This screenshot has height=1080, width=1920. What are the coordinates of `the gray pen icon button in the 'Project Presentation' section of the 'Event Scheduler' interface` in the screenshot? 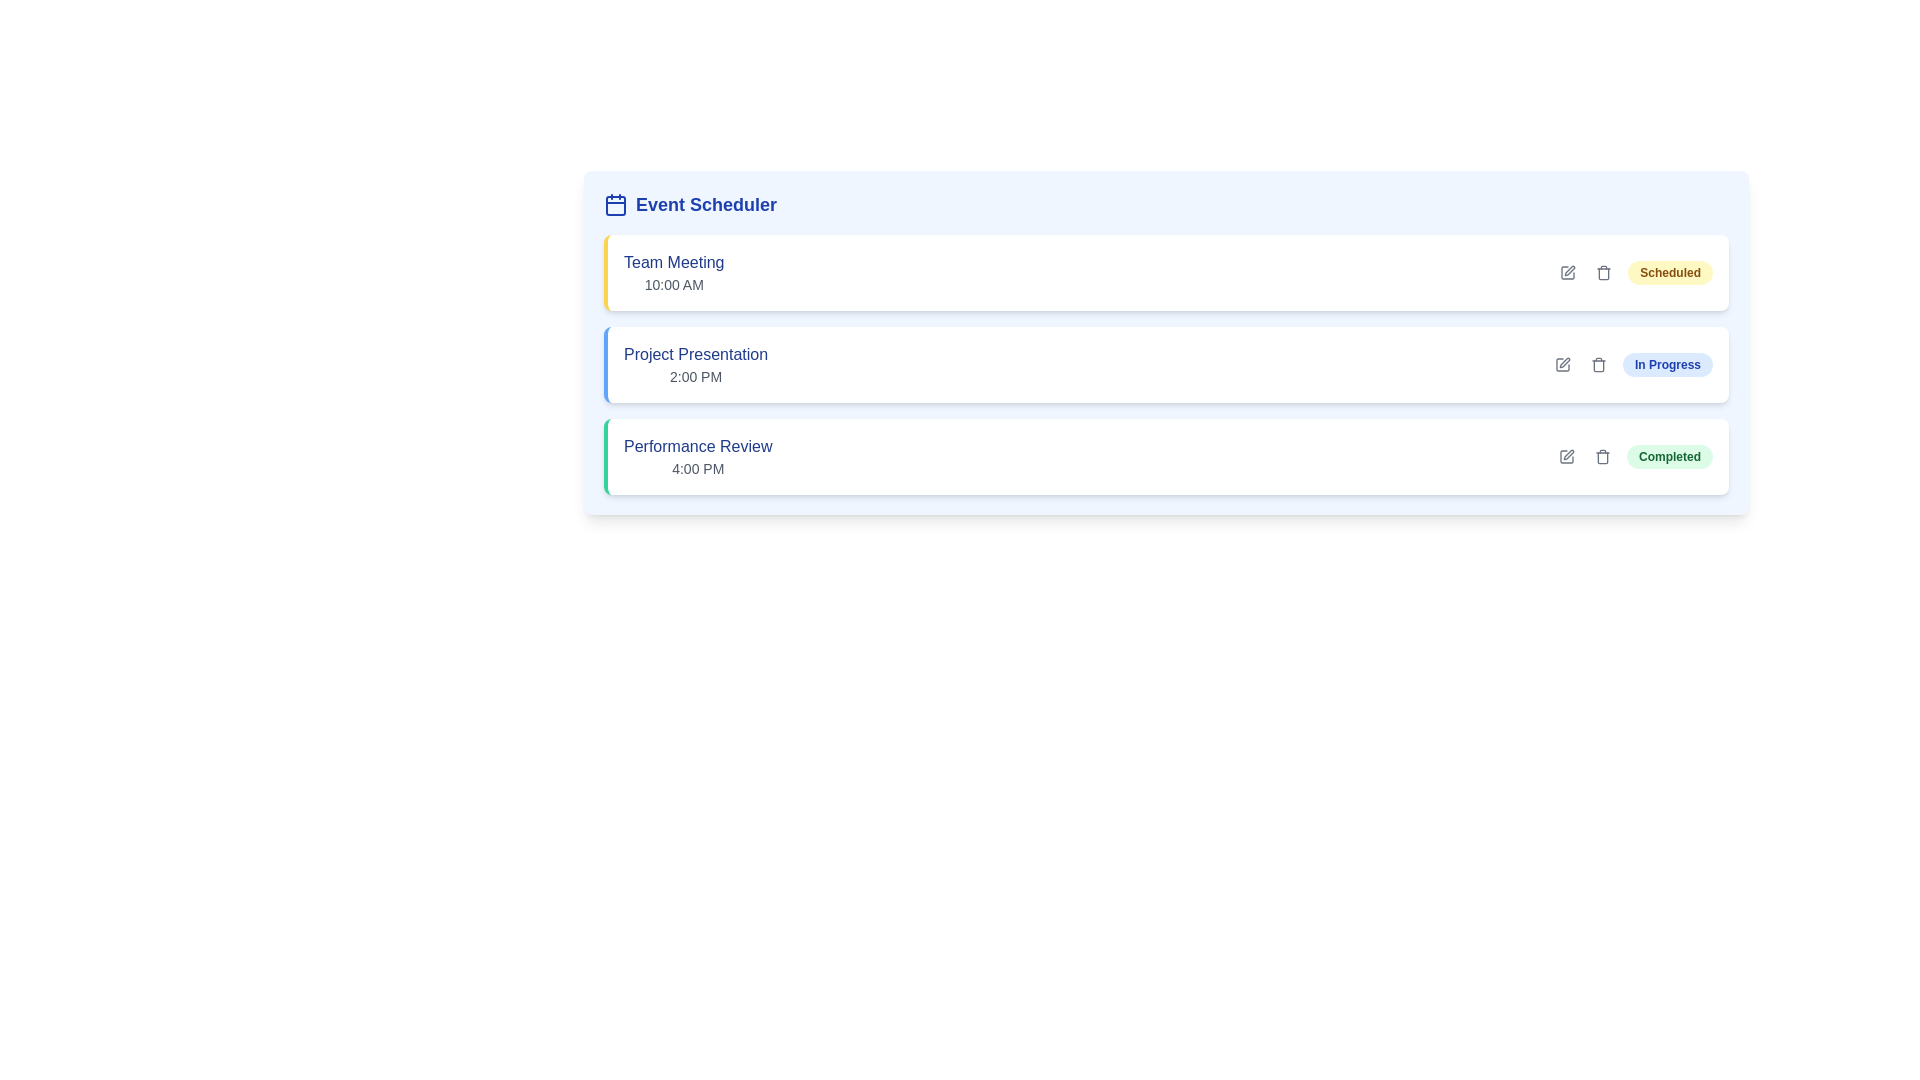 It's located at (1561, 365).